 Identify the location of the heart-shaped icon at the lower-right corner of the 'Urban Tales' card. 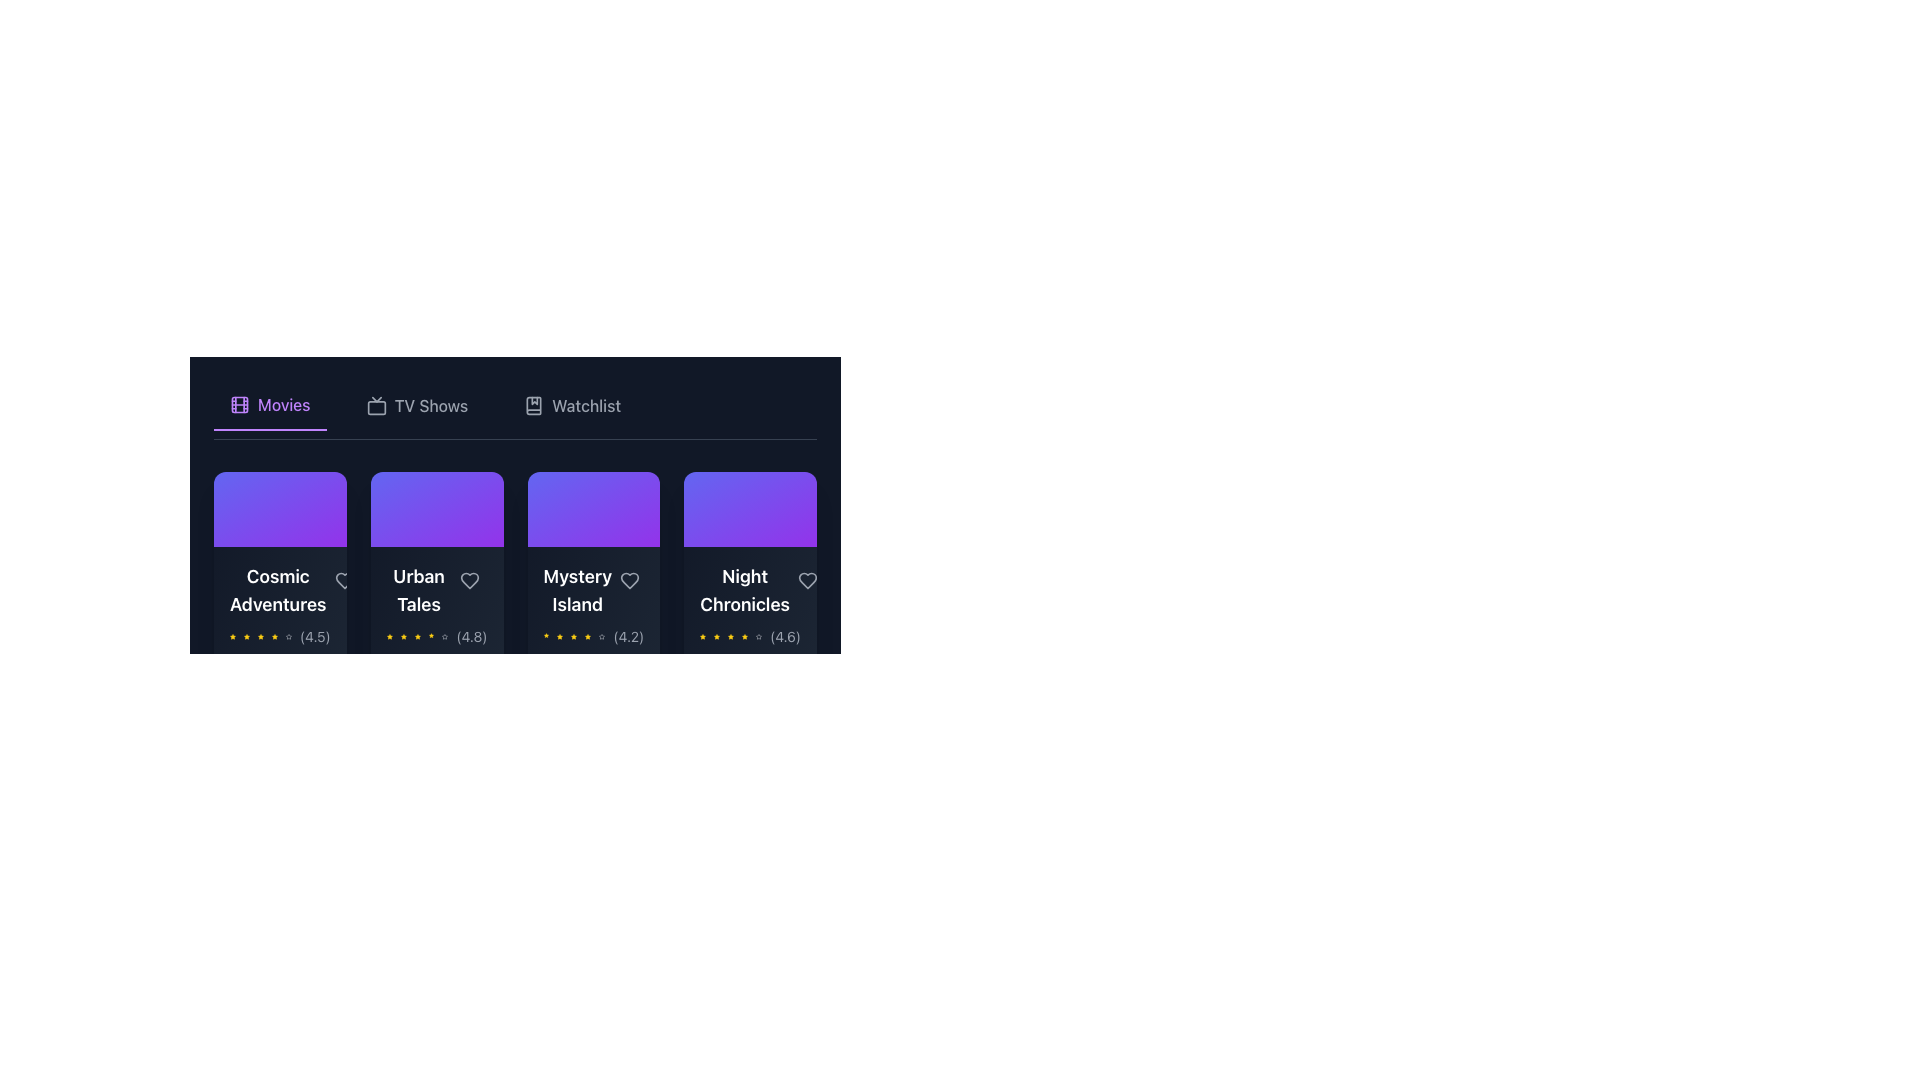
(468, 580).